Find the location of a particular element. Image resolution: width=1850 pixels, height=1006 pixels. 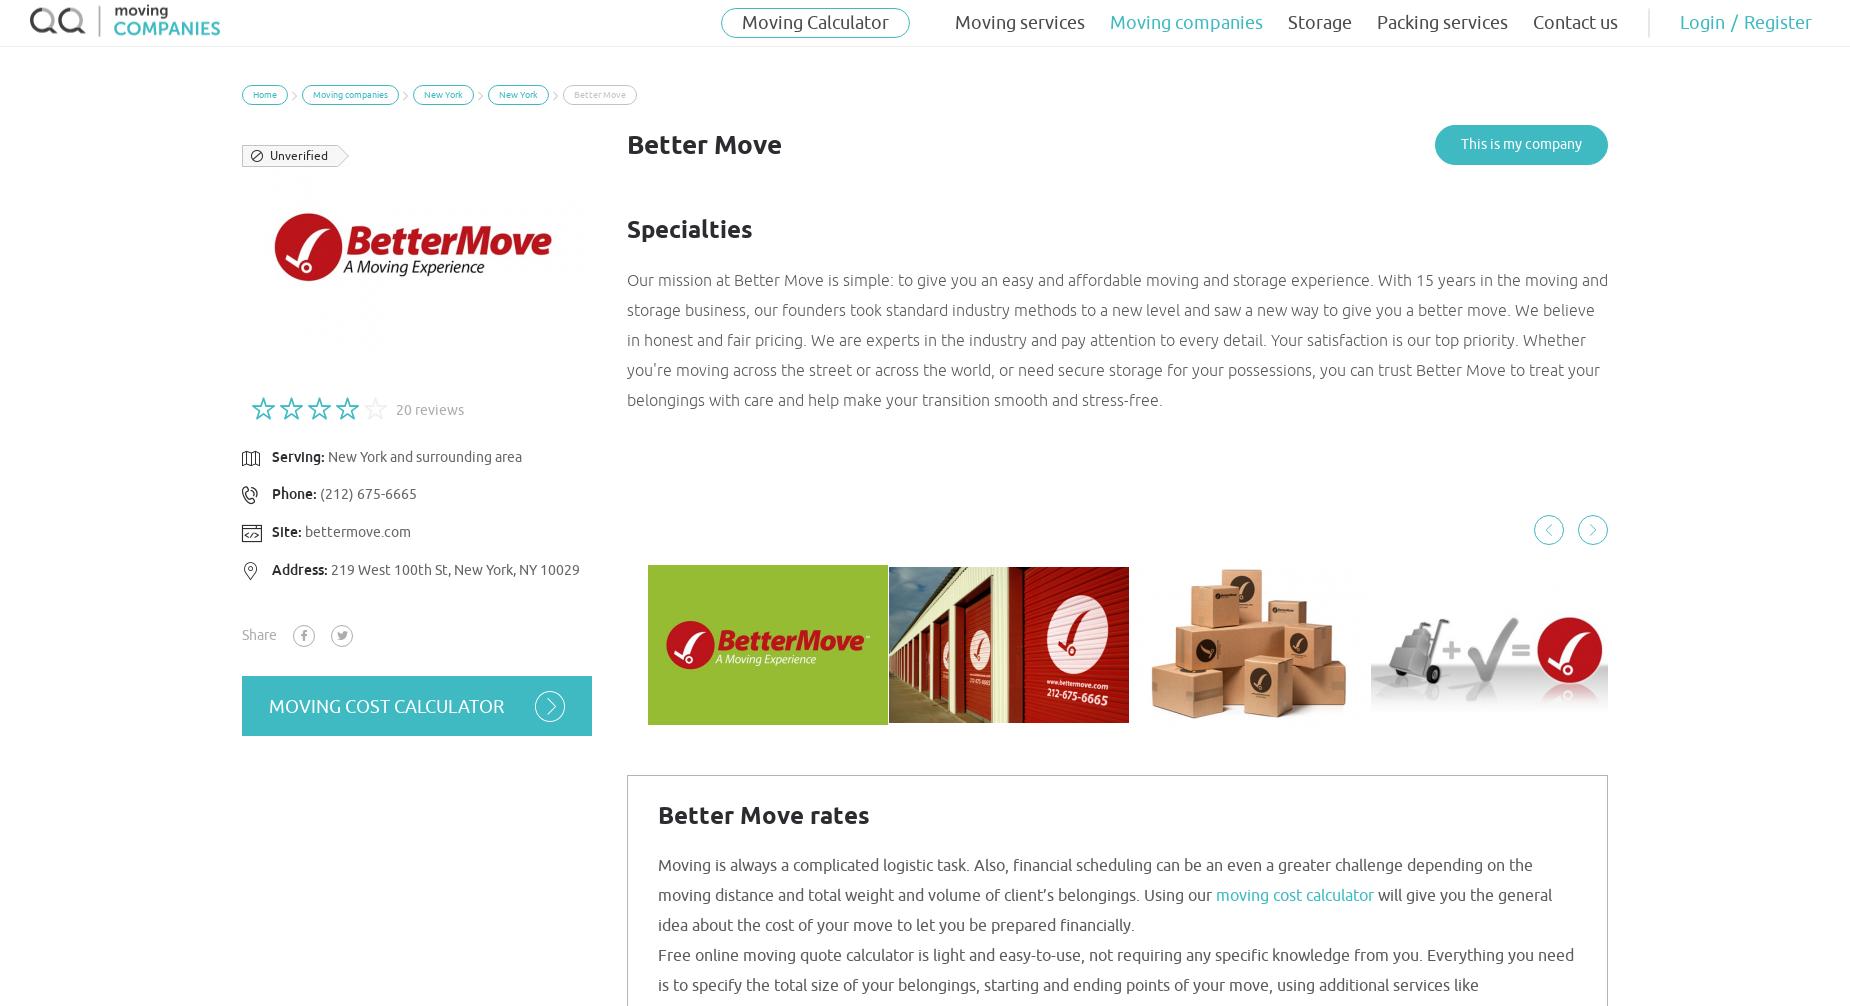

'Storage' is located at coordinates (1286, 23).